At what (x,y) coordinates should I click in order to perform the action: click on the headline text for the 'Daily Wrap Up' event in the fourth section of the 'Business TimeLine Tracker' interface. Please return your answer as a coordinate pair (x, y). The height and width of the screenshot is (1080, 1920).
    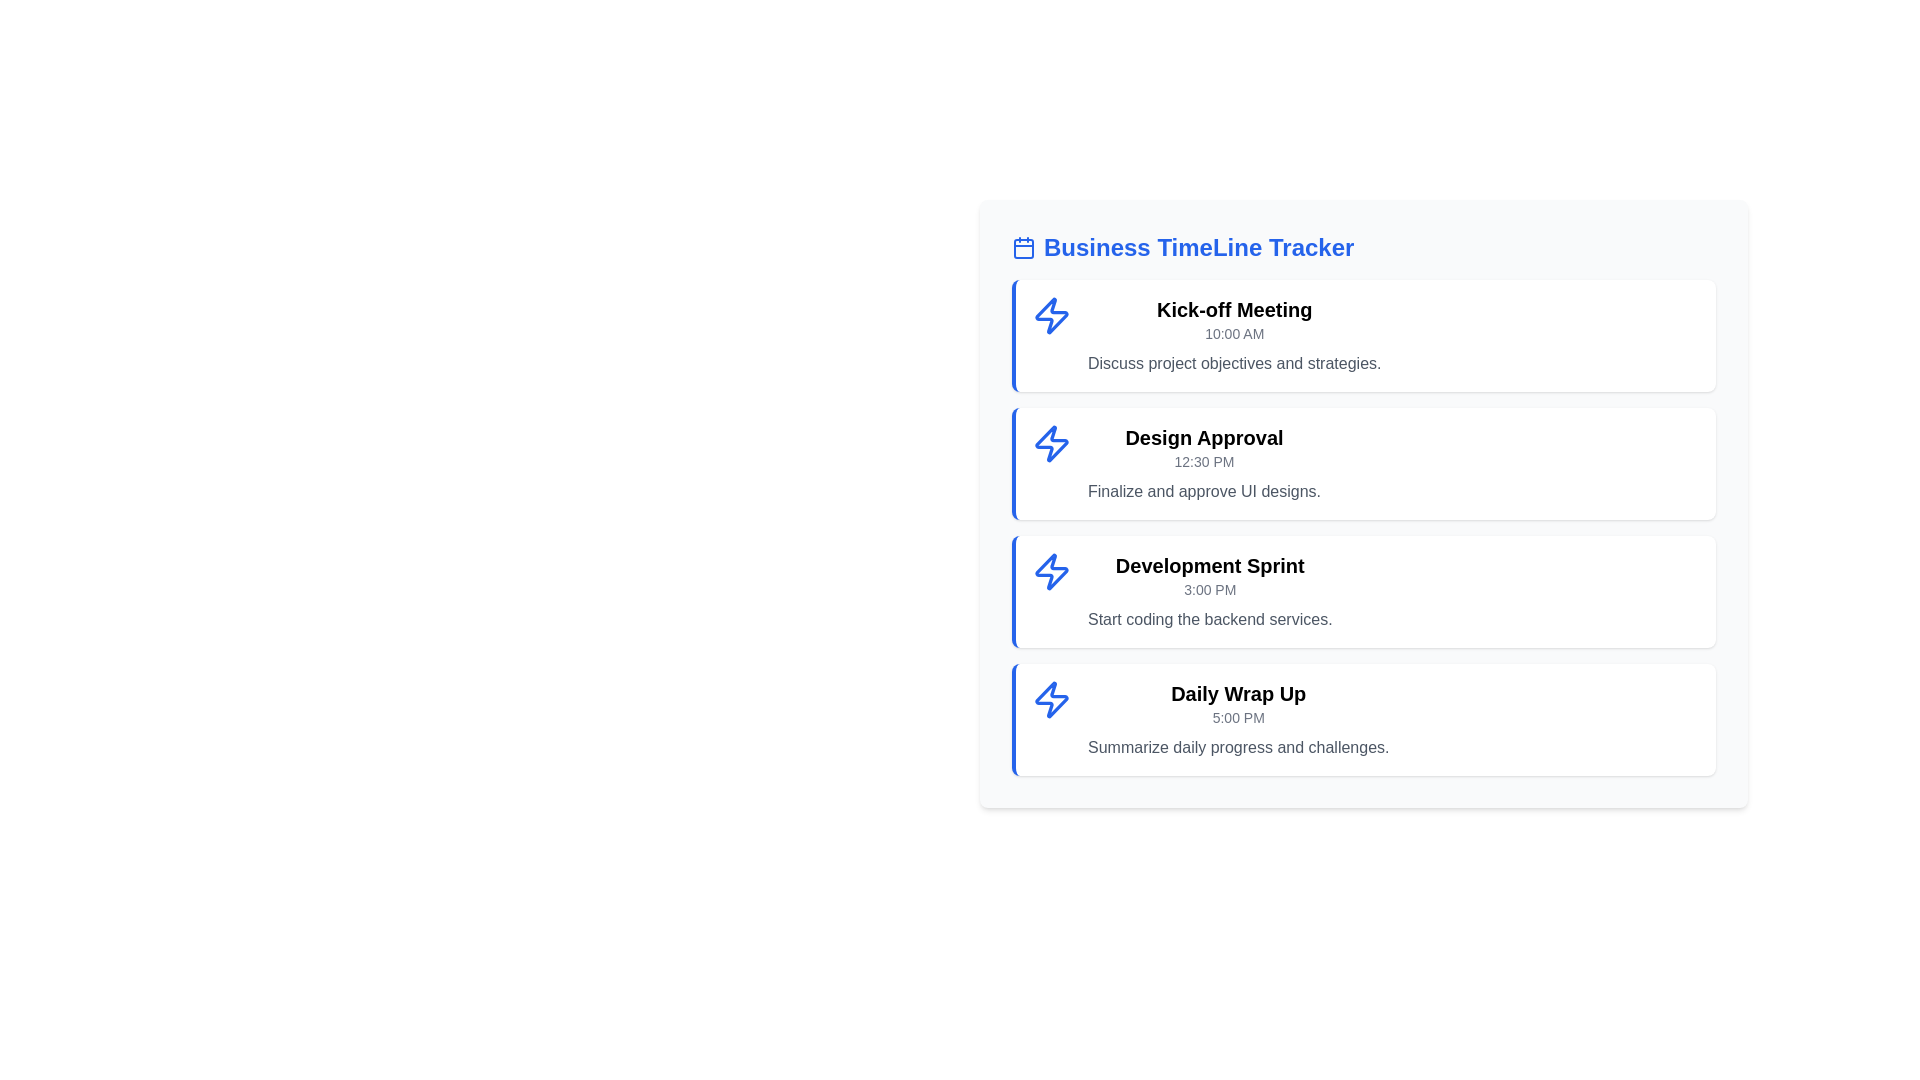
    Looking at the image, I should click on (1237, 693).